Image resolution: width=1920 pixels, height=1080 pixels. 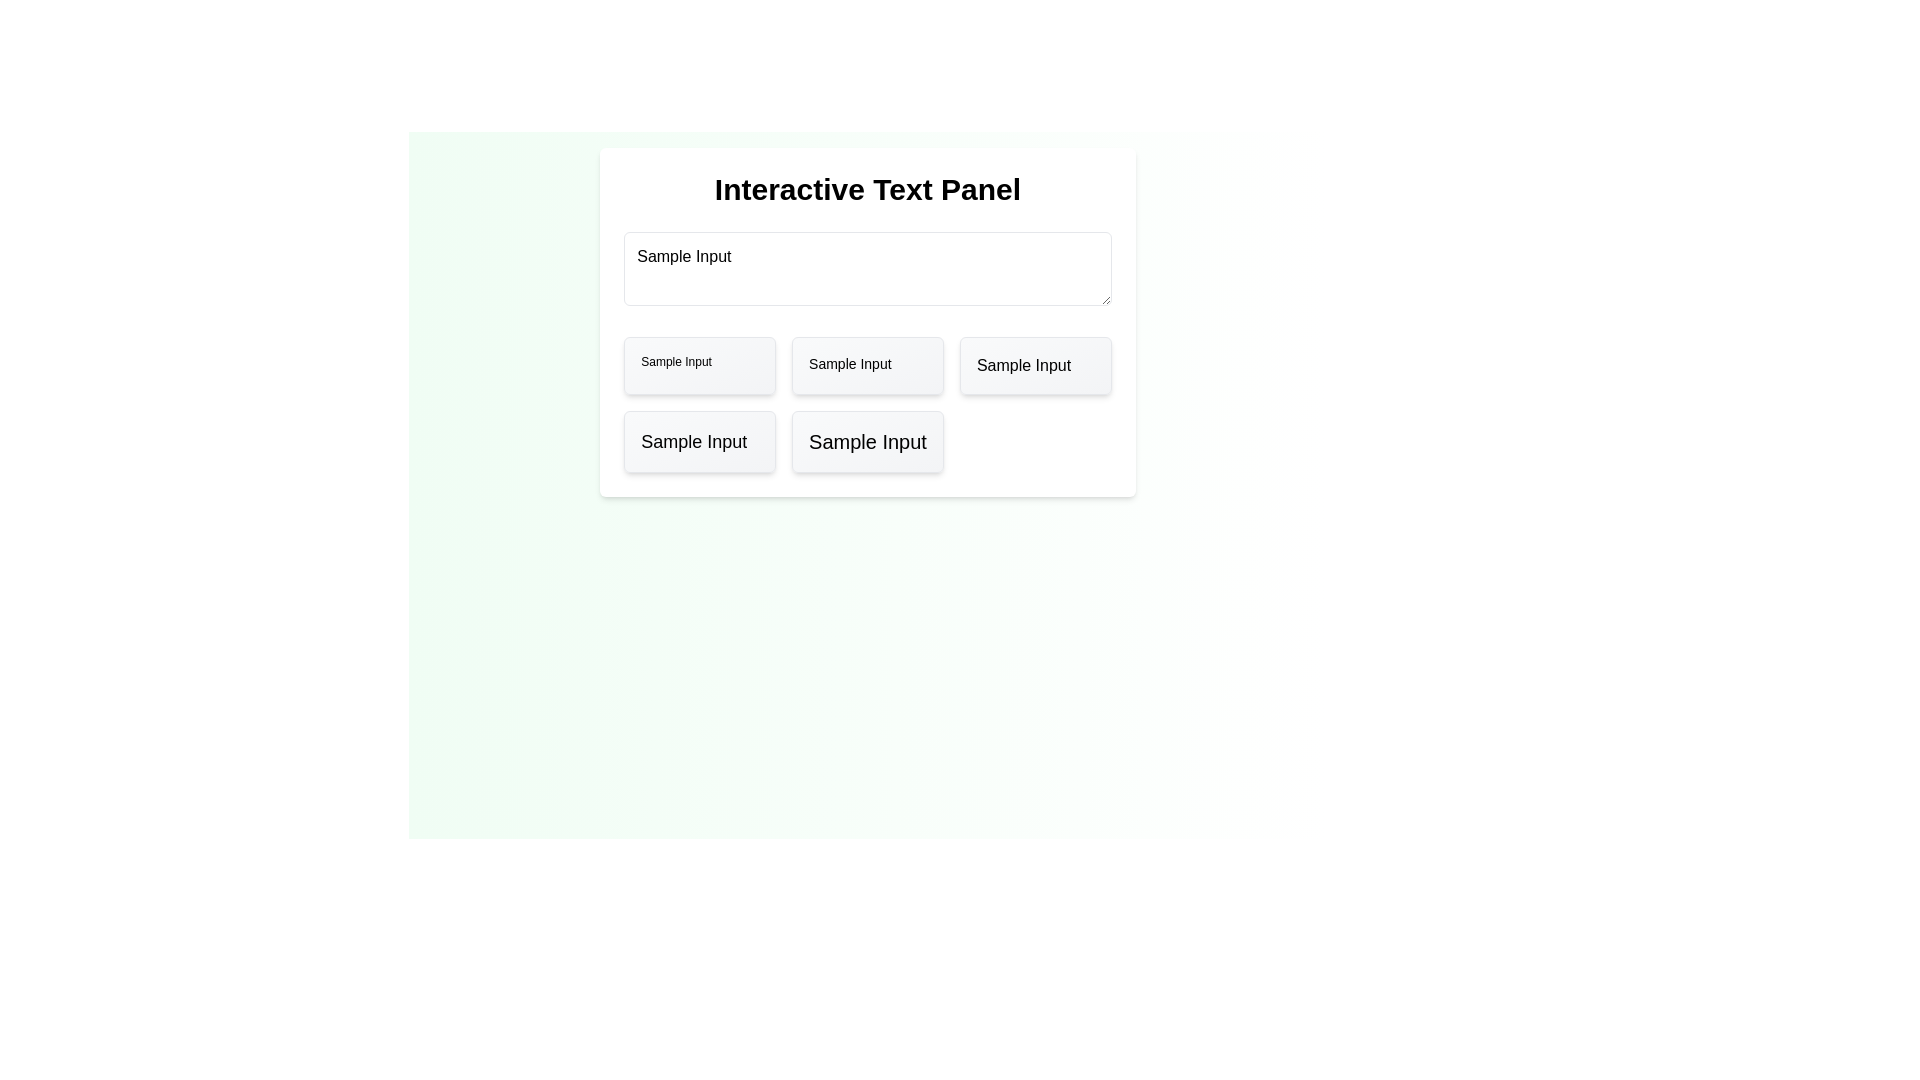 I want to click on the informational panel displaying 'Sample Input', located in the second row and second column of the grid layout, directly below the 'Interactive Text Panel', so click(x=868, y=366).